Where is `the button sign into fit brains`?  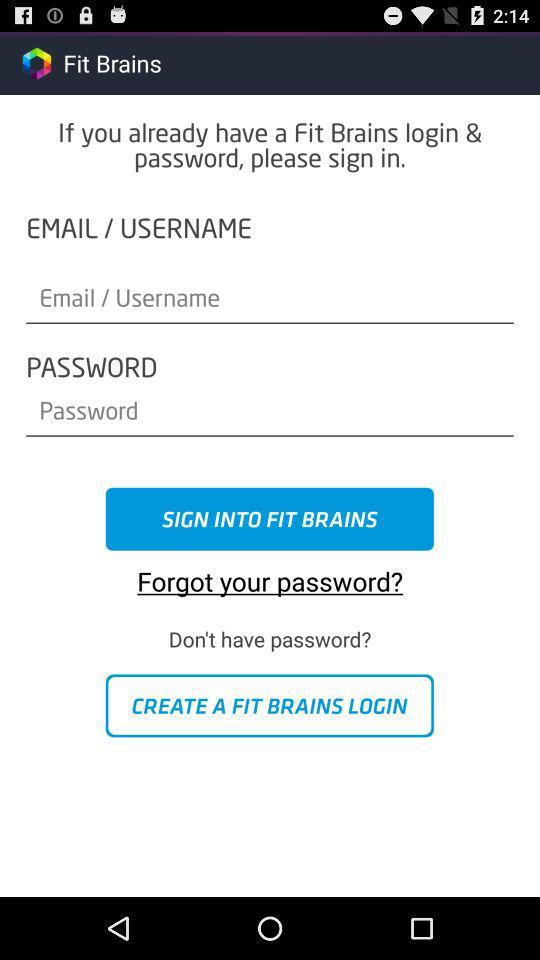 the button sign into fit brains is located at coordinates (270, 518).